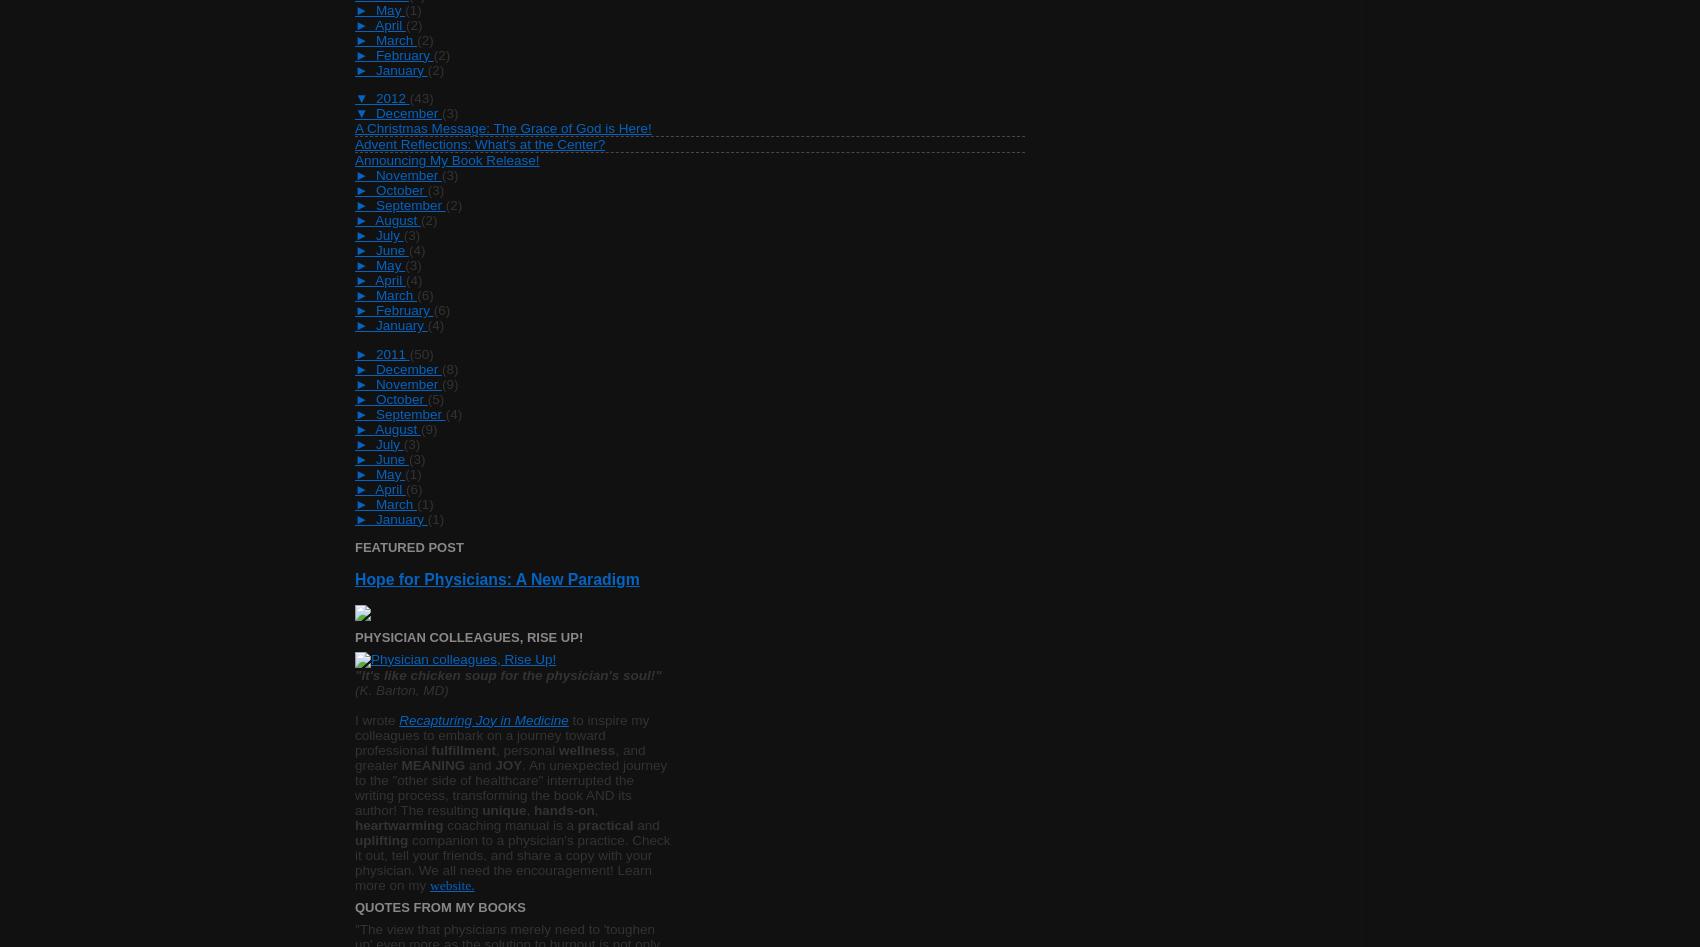 Image resolution: width=1700 pixels, height=947 pixels. Describe the element at coordinates (380, 839) in the screenshot. I see `'uplifting'` at that location.